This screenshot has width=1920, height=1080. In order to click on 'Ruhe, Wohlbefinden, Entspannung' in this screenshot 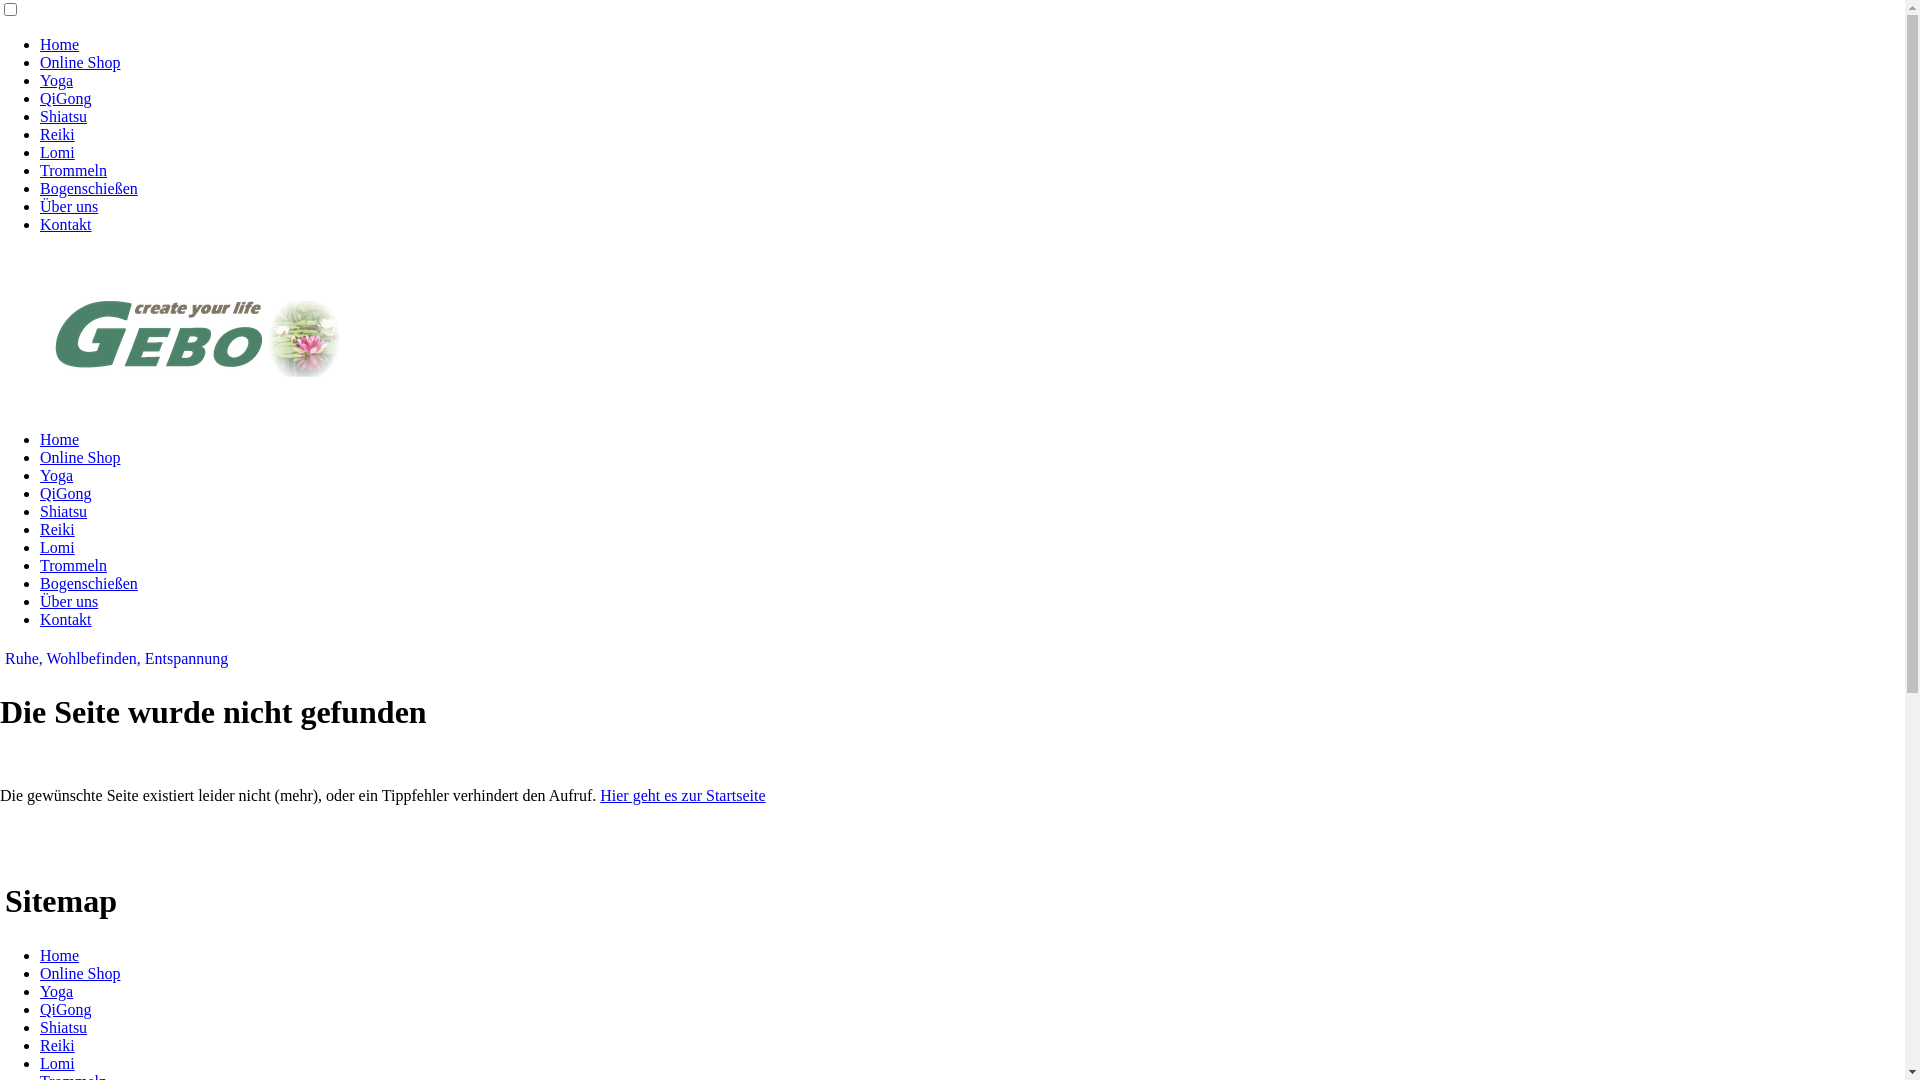, I will do `click(115, 658)`.